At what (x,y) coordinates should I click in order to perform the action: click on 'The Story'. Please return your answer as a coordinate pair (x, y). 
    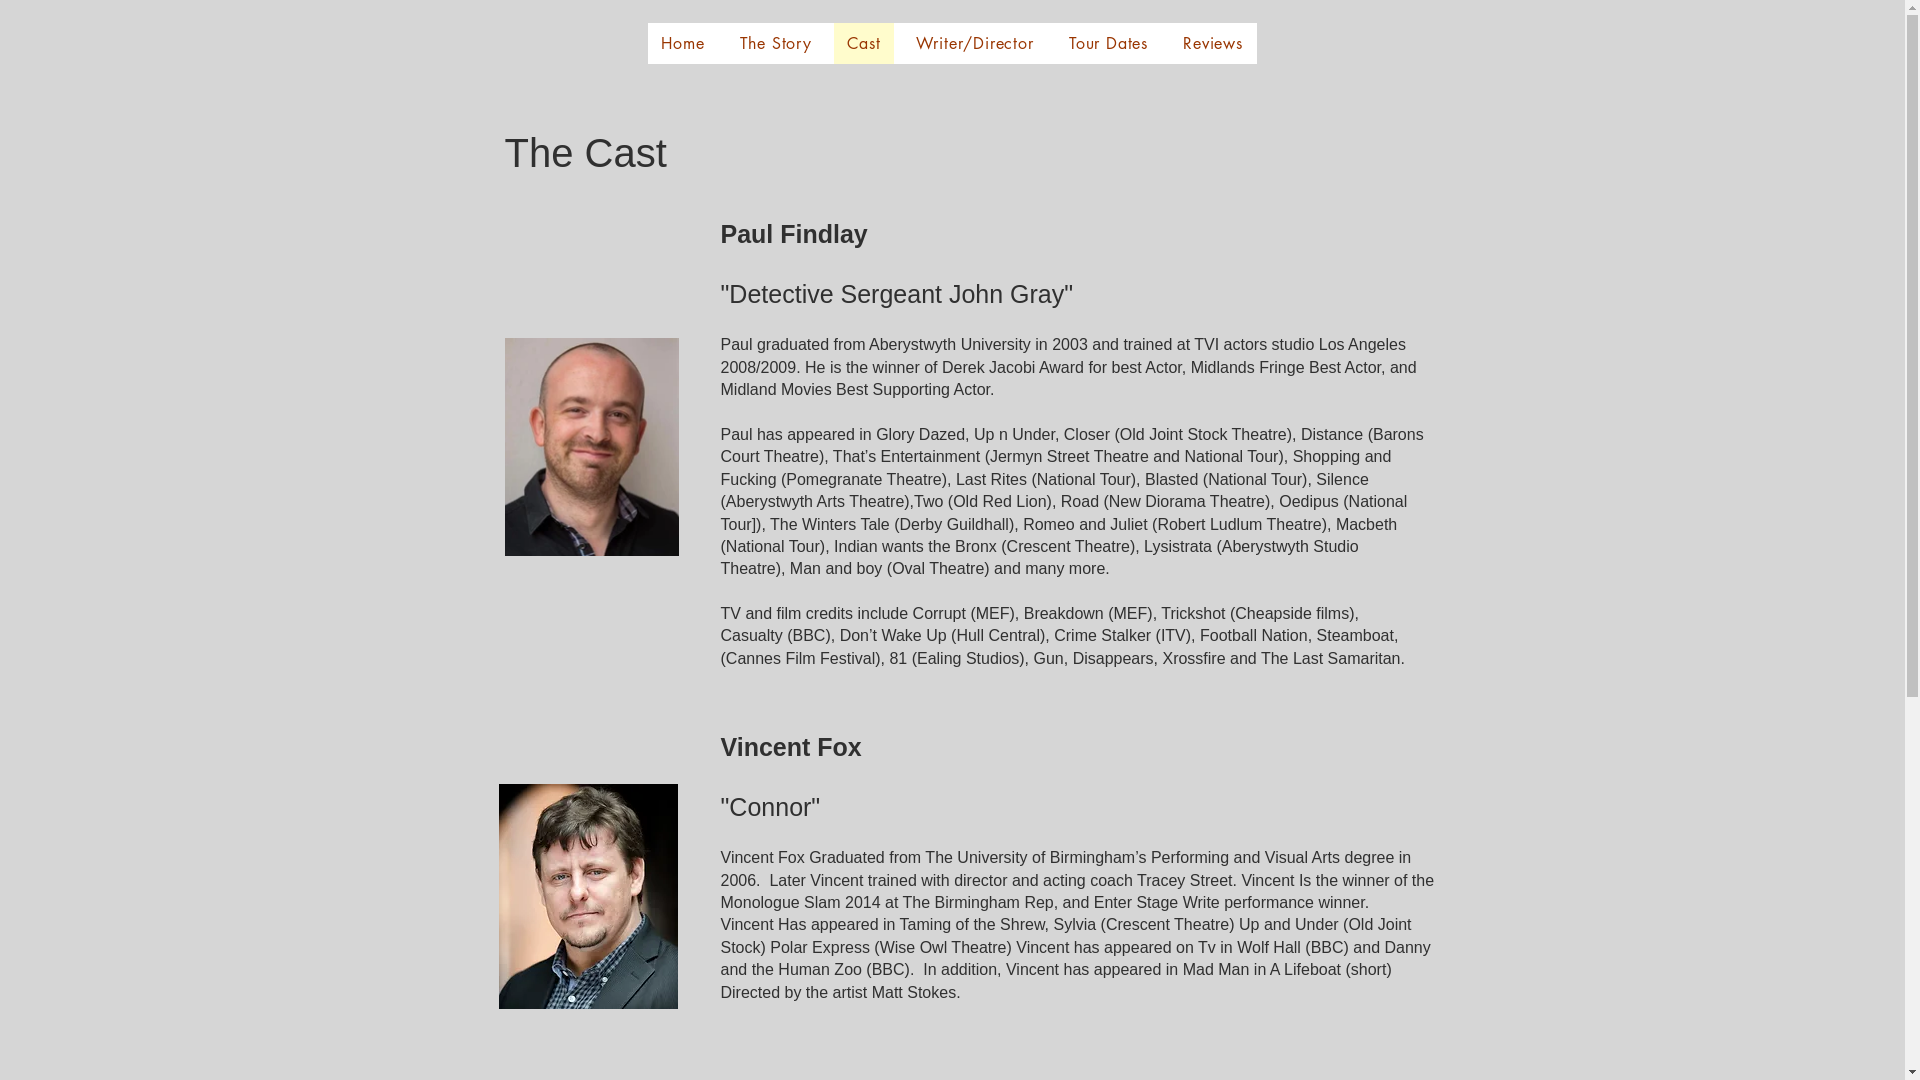
    Looking at the image, I should click on (775, 43).